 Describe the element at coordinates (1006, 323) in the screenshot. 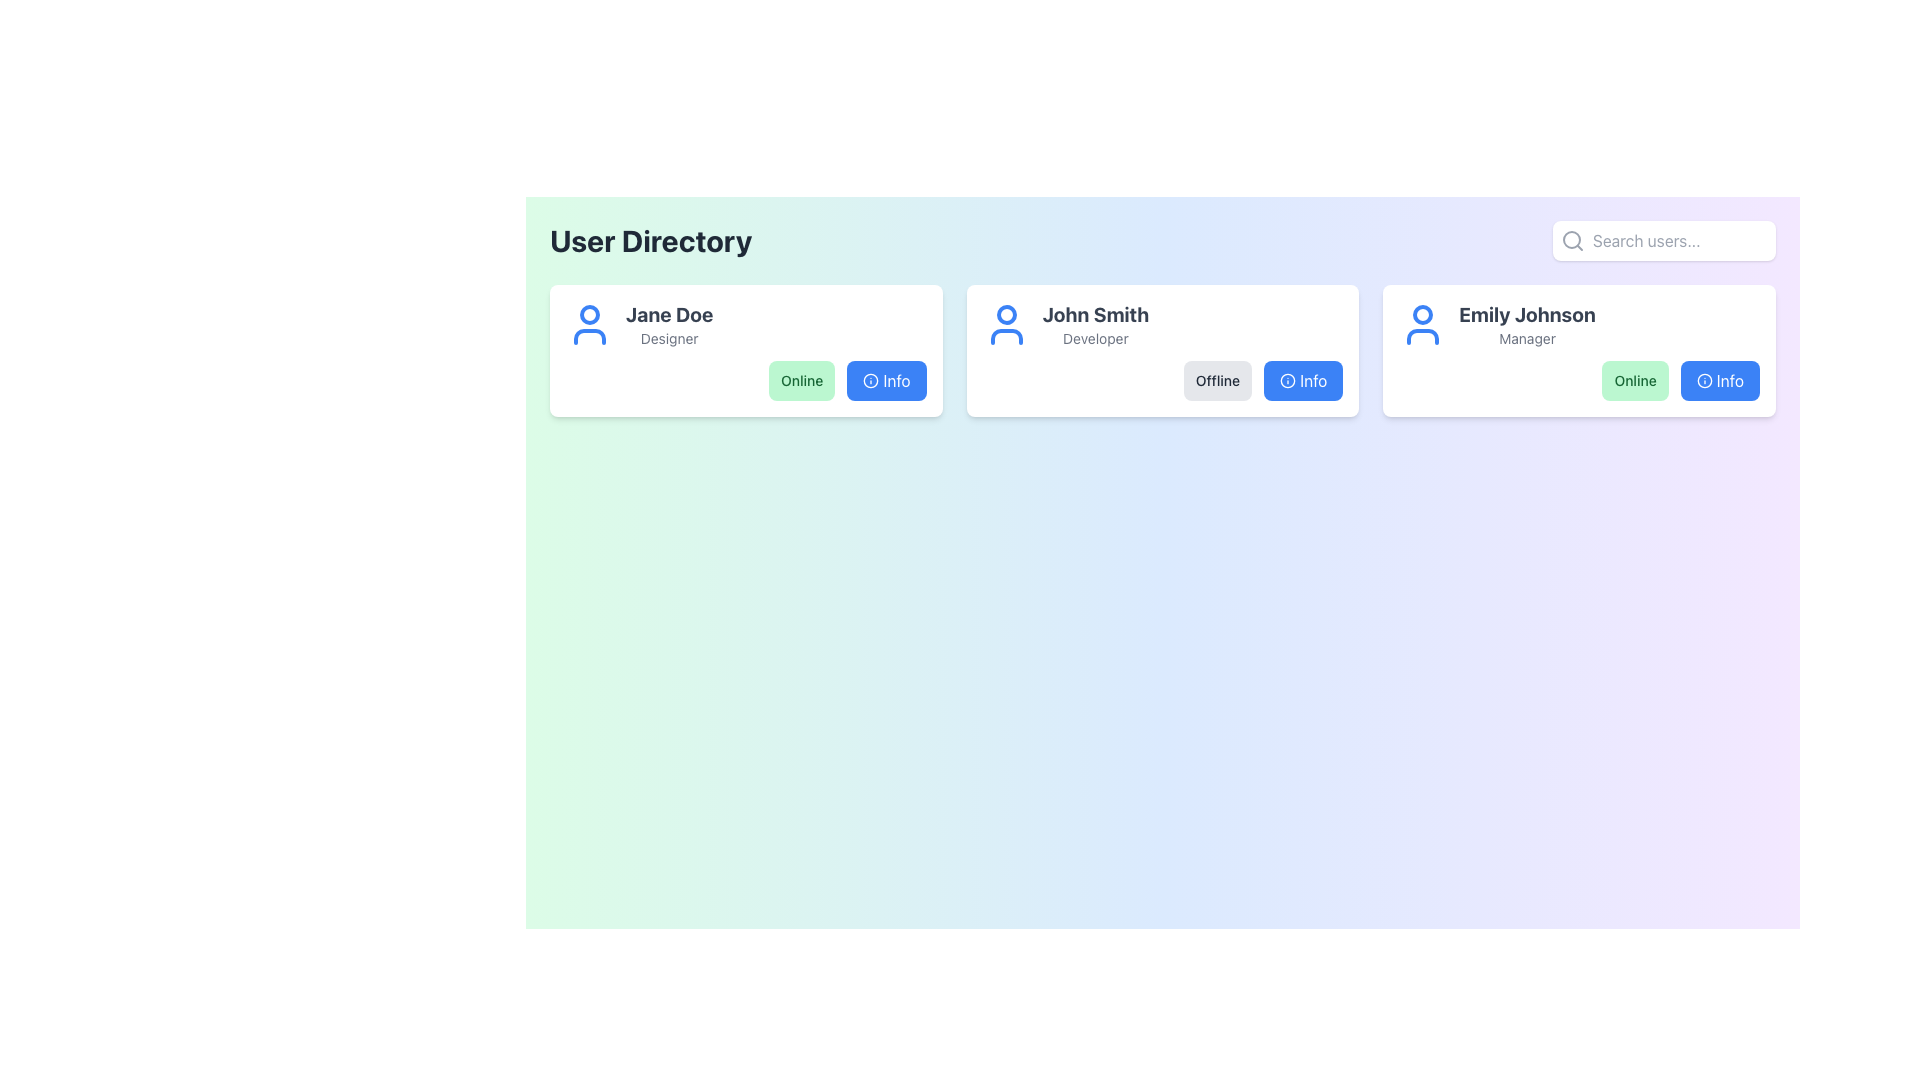

I see `the blue line-drawn person icon representing John Smith, located in the upper-left section of the card above the text 'John Smith' and 'Developer'` at that location.